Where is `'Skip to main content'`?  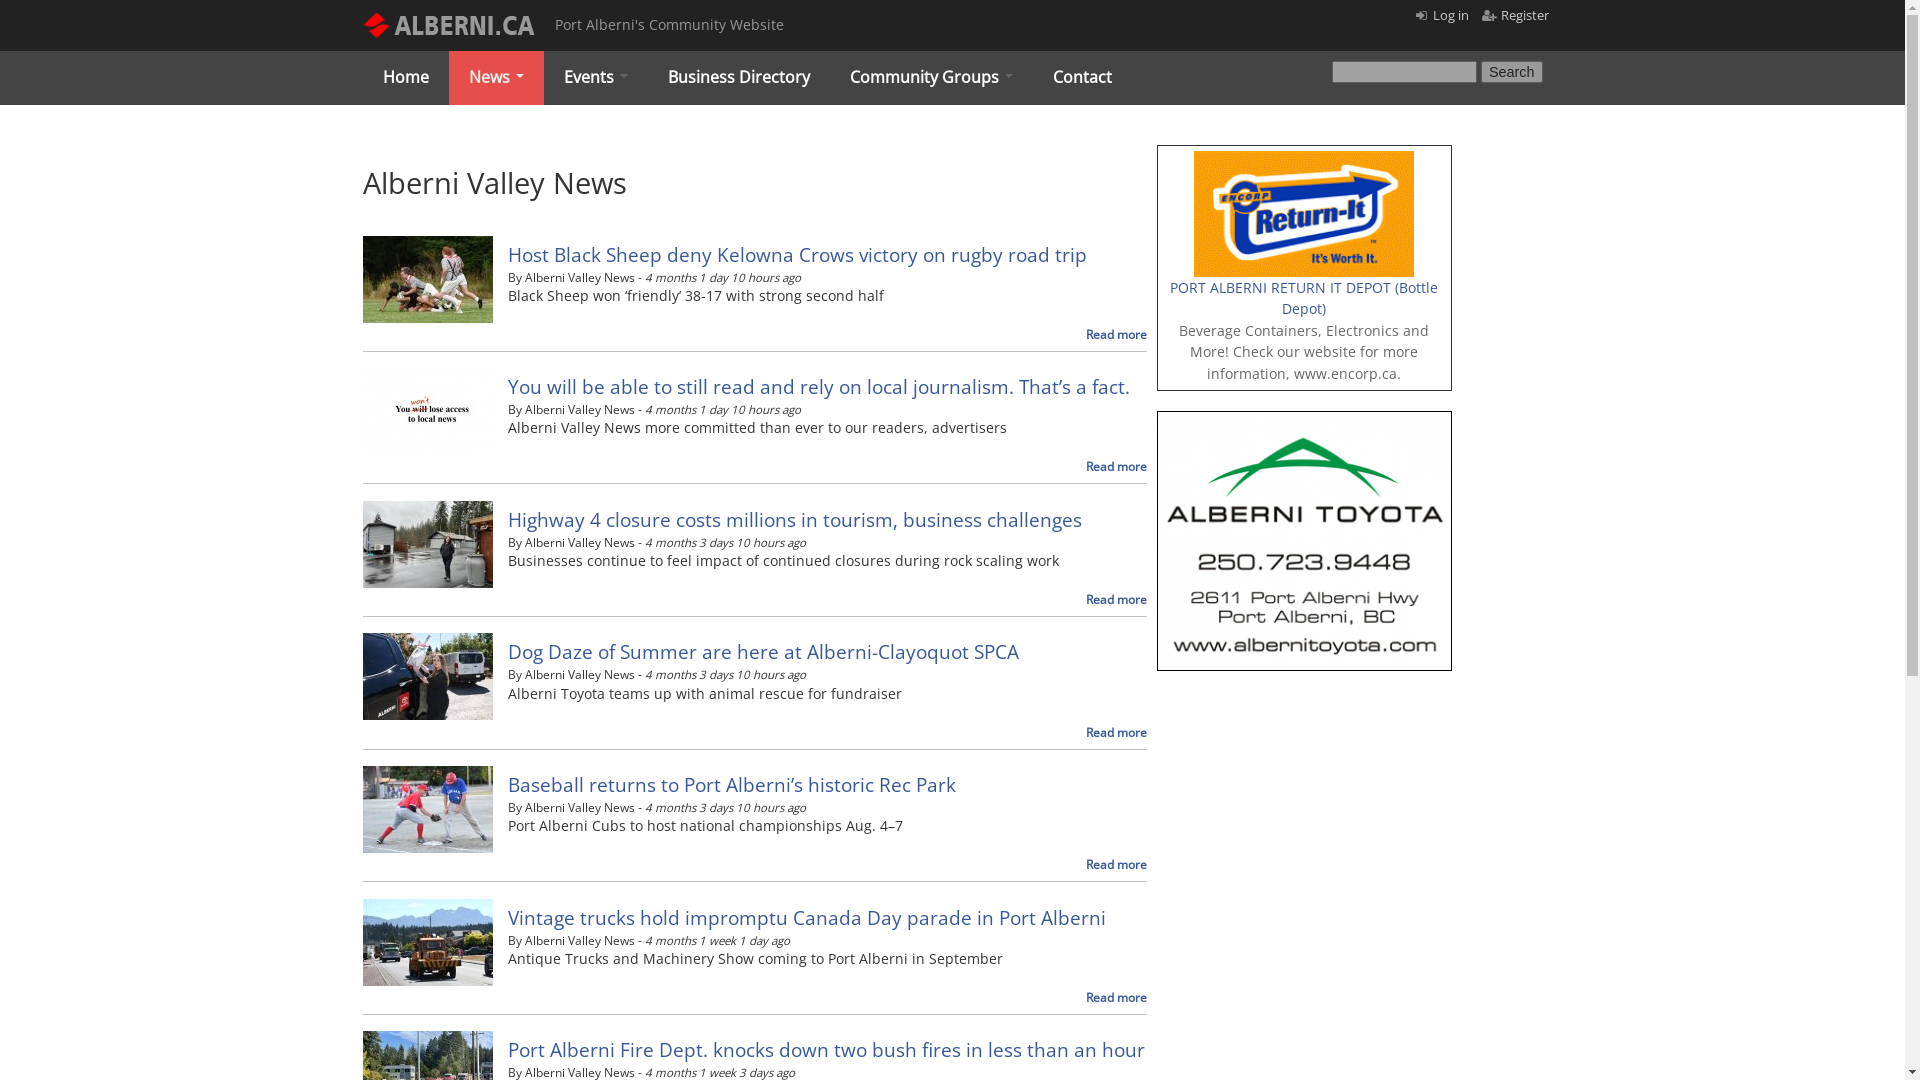
'Skip to main content' is located at coordinates (866, 0).